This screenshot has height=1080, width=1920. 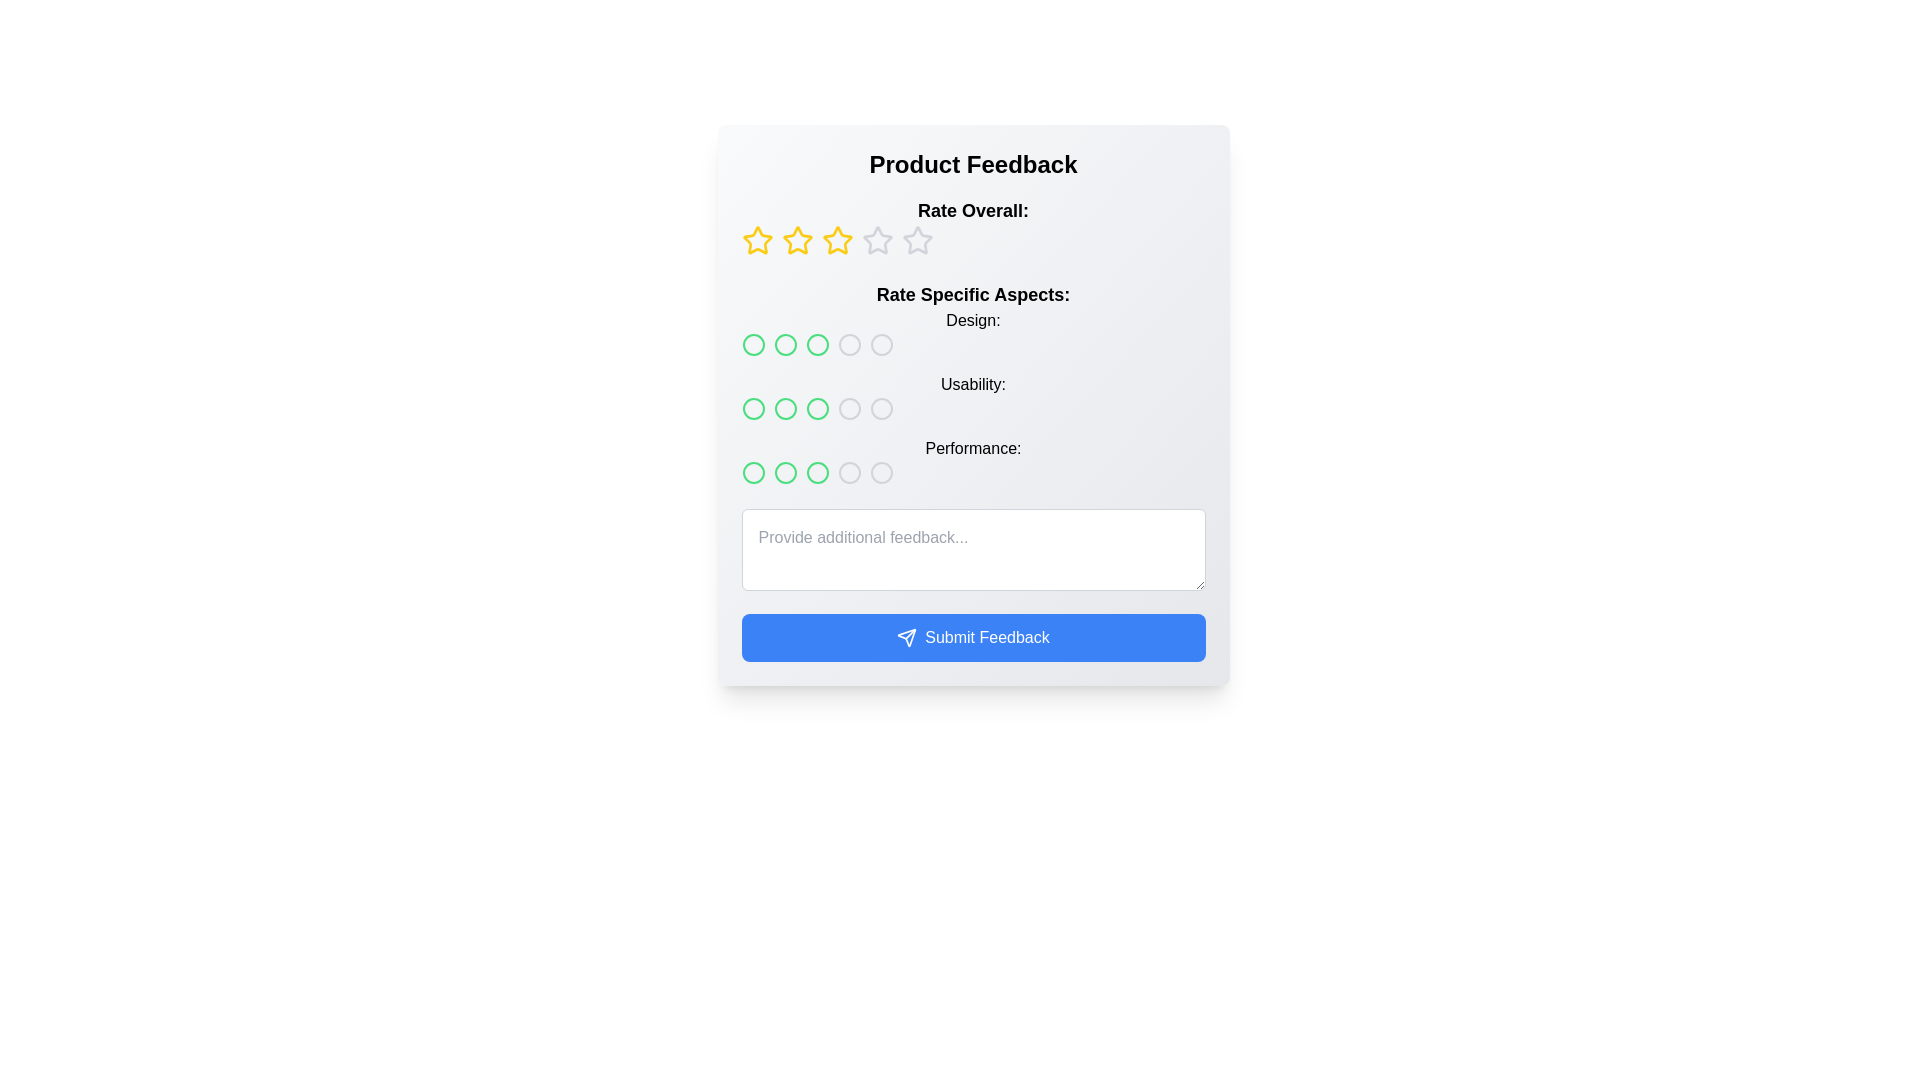 I want to click on the 'send' icon, which resembles a paper airplane, located centrally inside the 'Submit Feedback' button at the bottom of the interface, so click(x=906, y=637).